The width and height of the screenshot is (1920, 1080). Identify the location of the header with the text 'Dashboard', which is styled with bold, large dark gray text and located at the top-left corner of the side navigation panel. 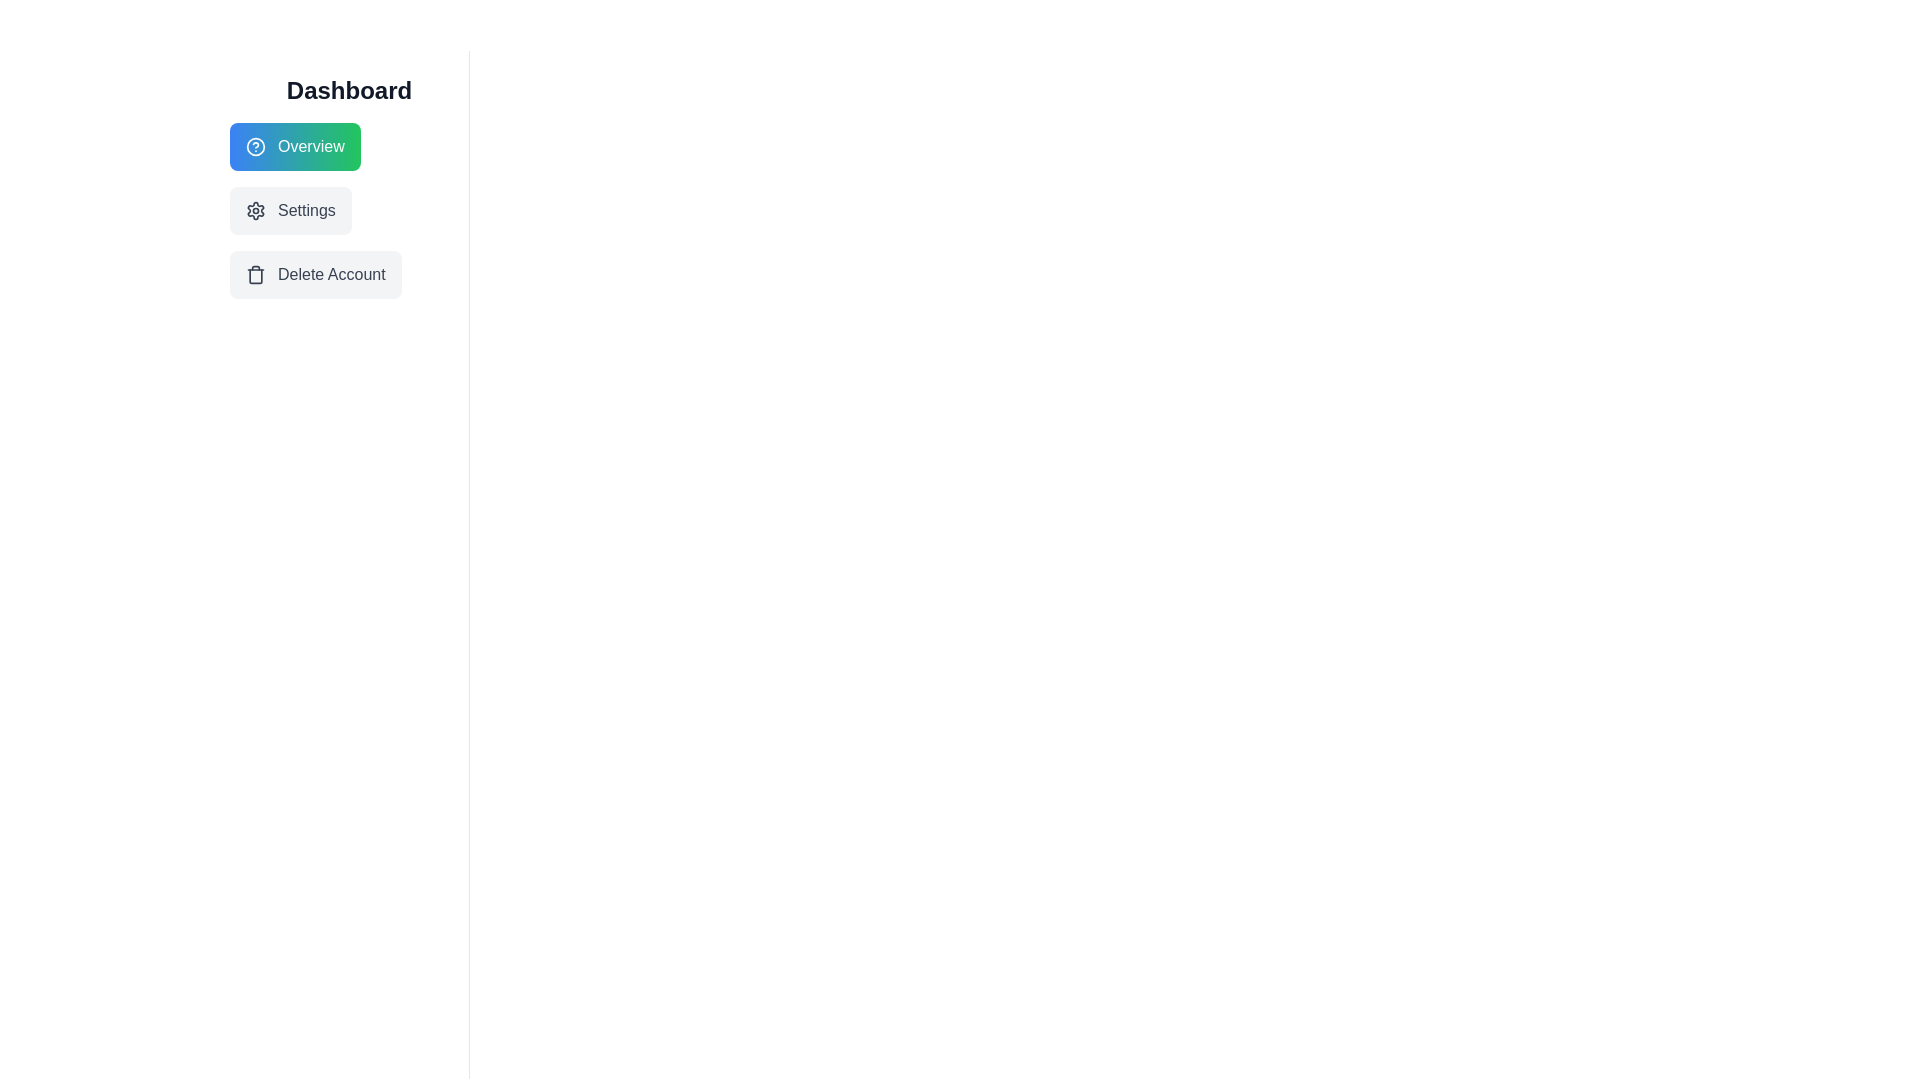
(349, 91).